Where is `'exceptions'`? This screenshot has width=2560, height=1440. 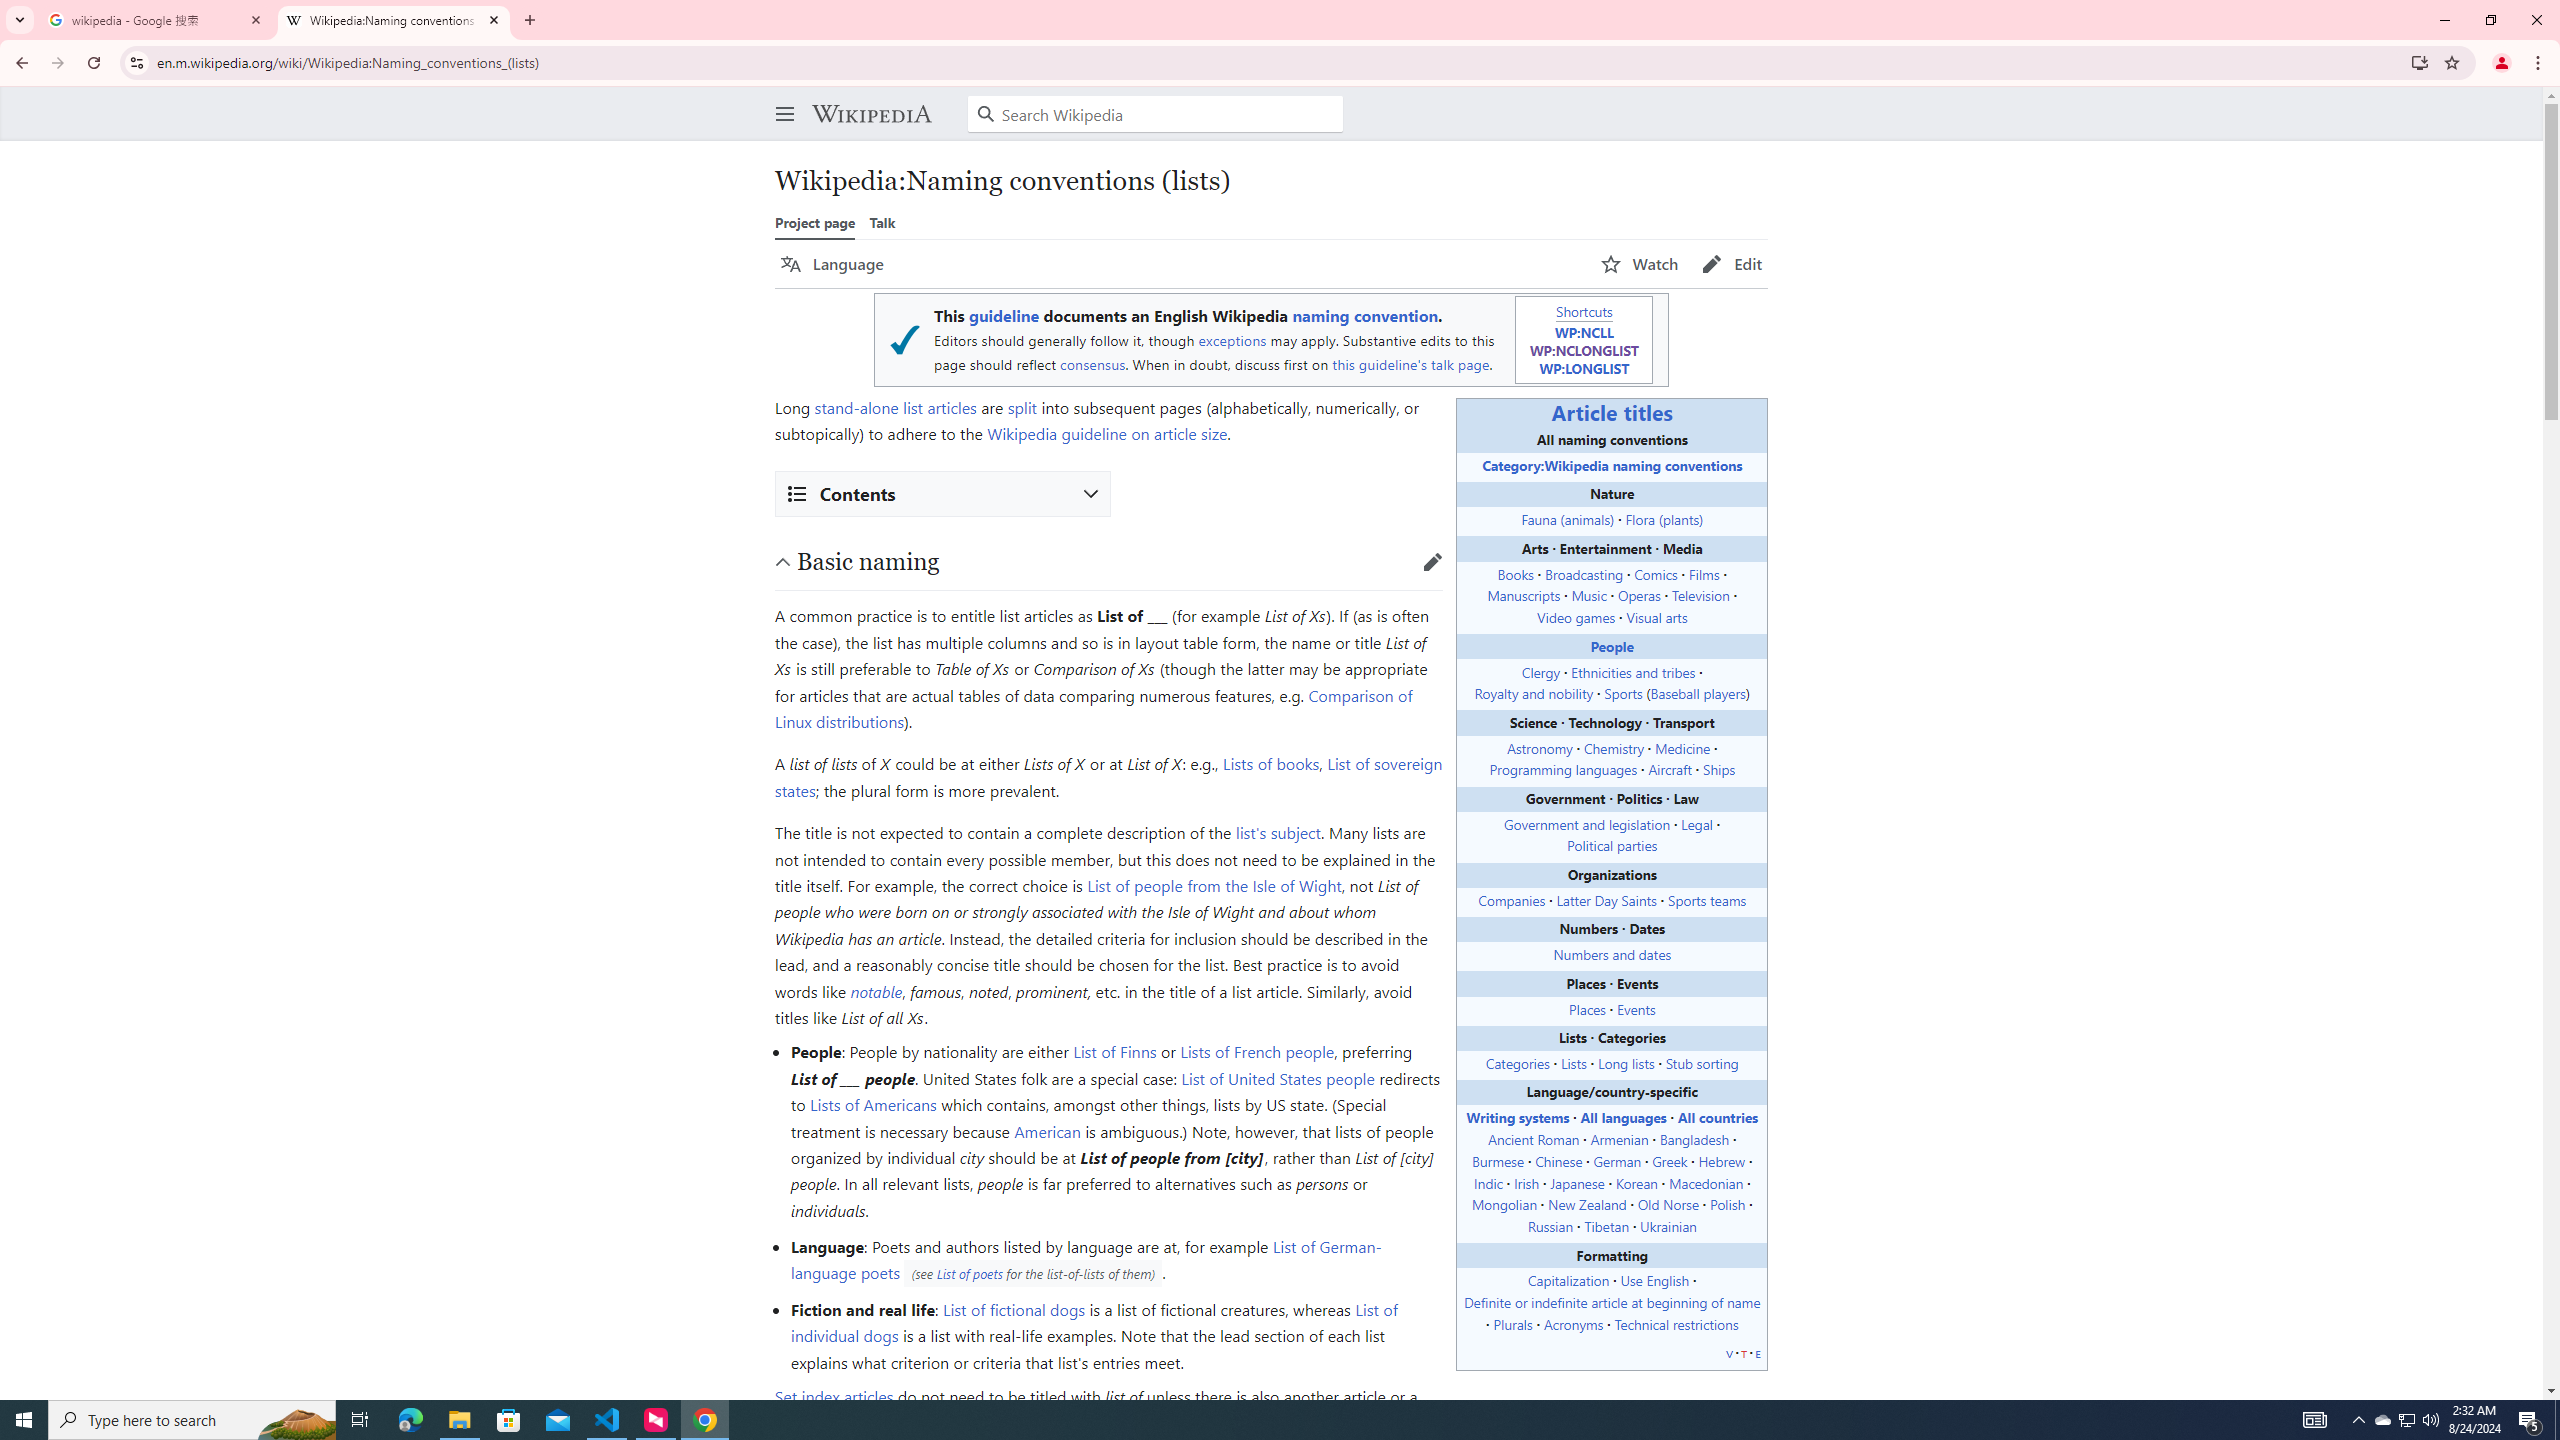
'exceptions' is located at coordinates (1231, 340).